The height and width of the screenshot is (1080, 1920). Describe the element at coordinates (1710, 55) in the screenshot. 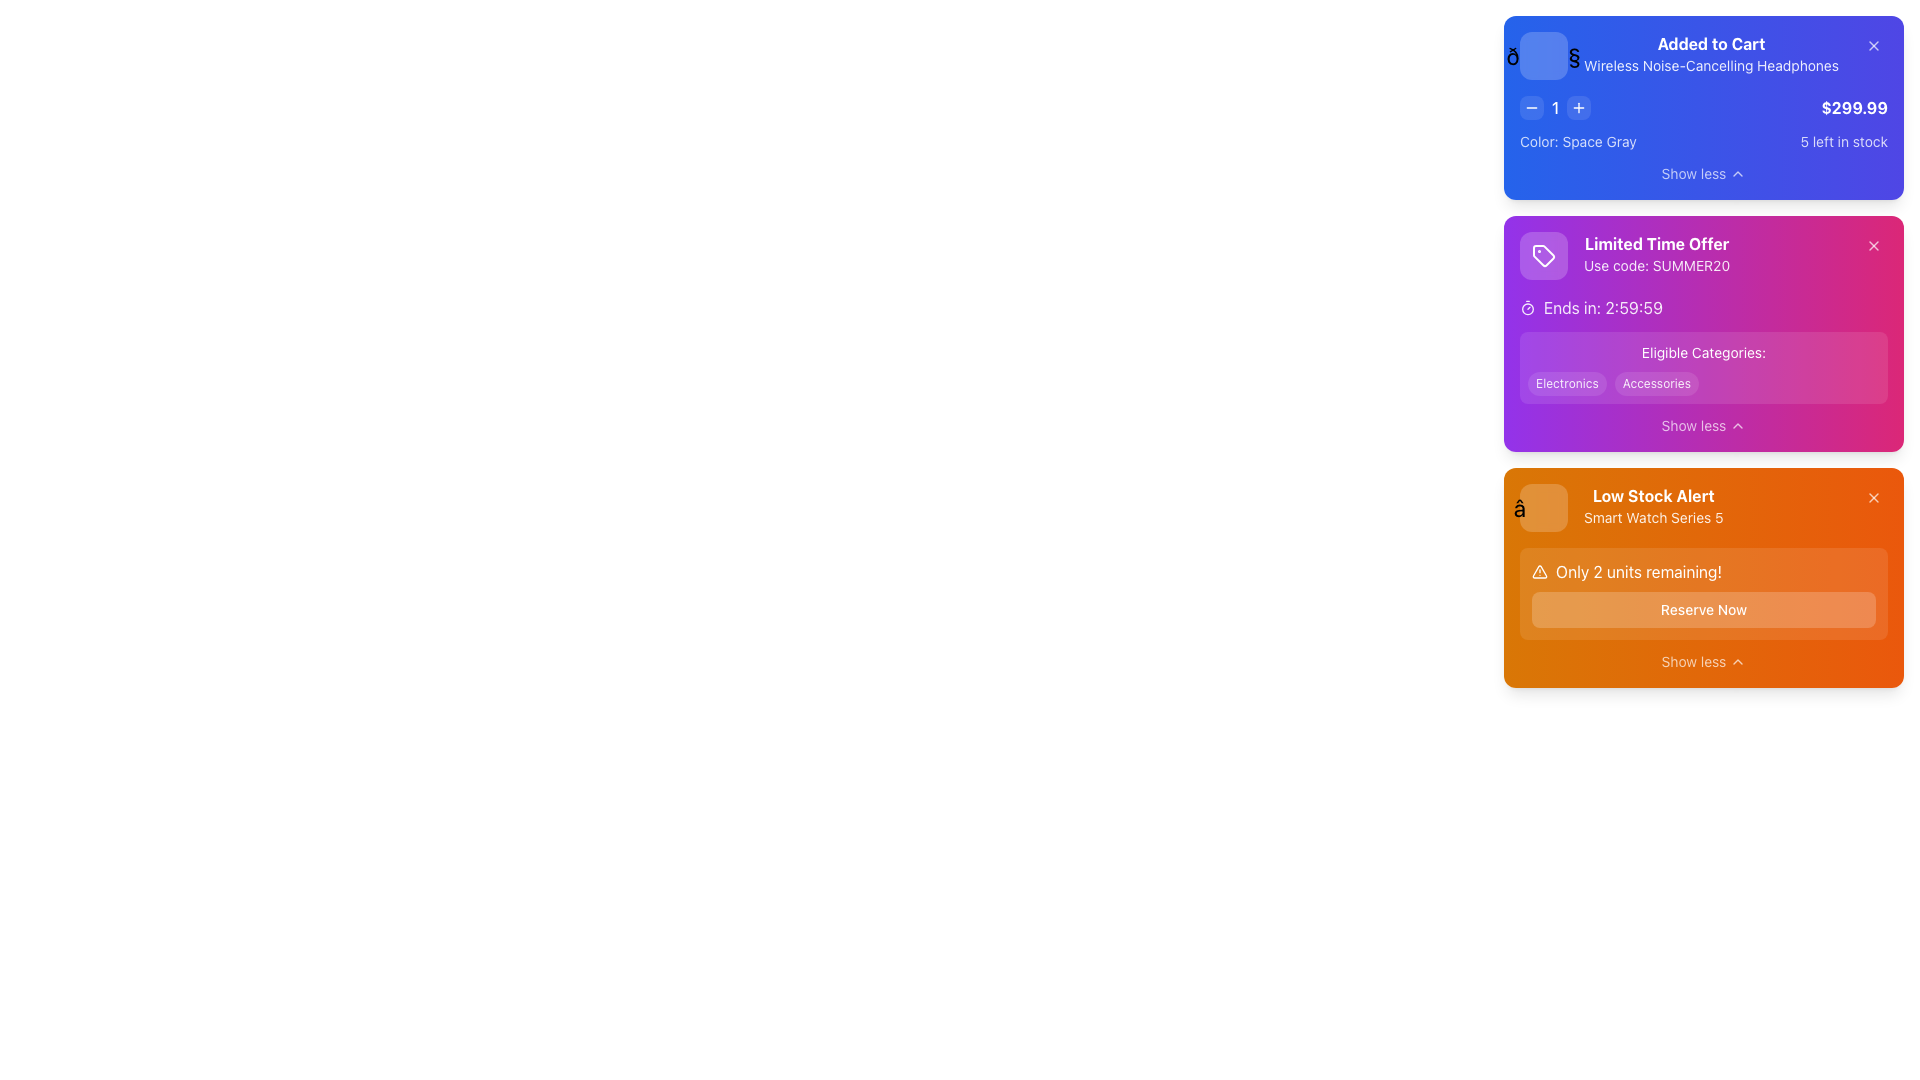

I see `the 'Added` at that location.